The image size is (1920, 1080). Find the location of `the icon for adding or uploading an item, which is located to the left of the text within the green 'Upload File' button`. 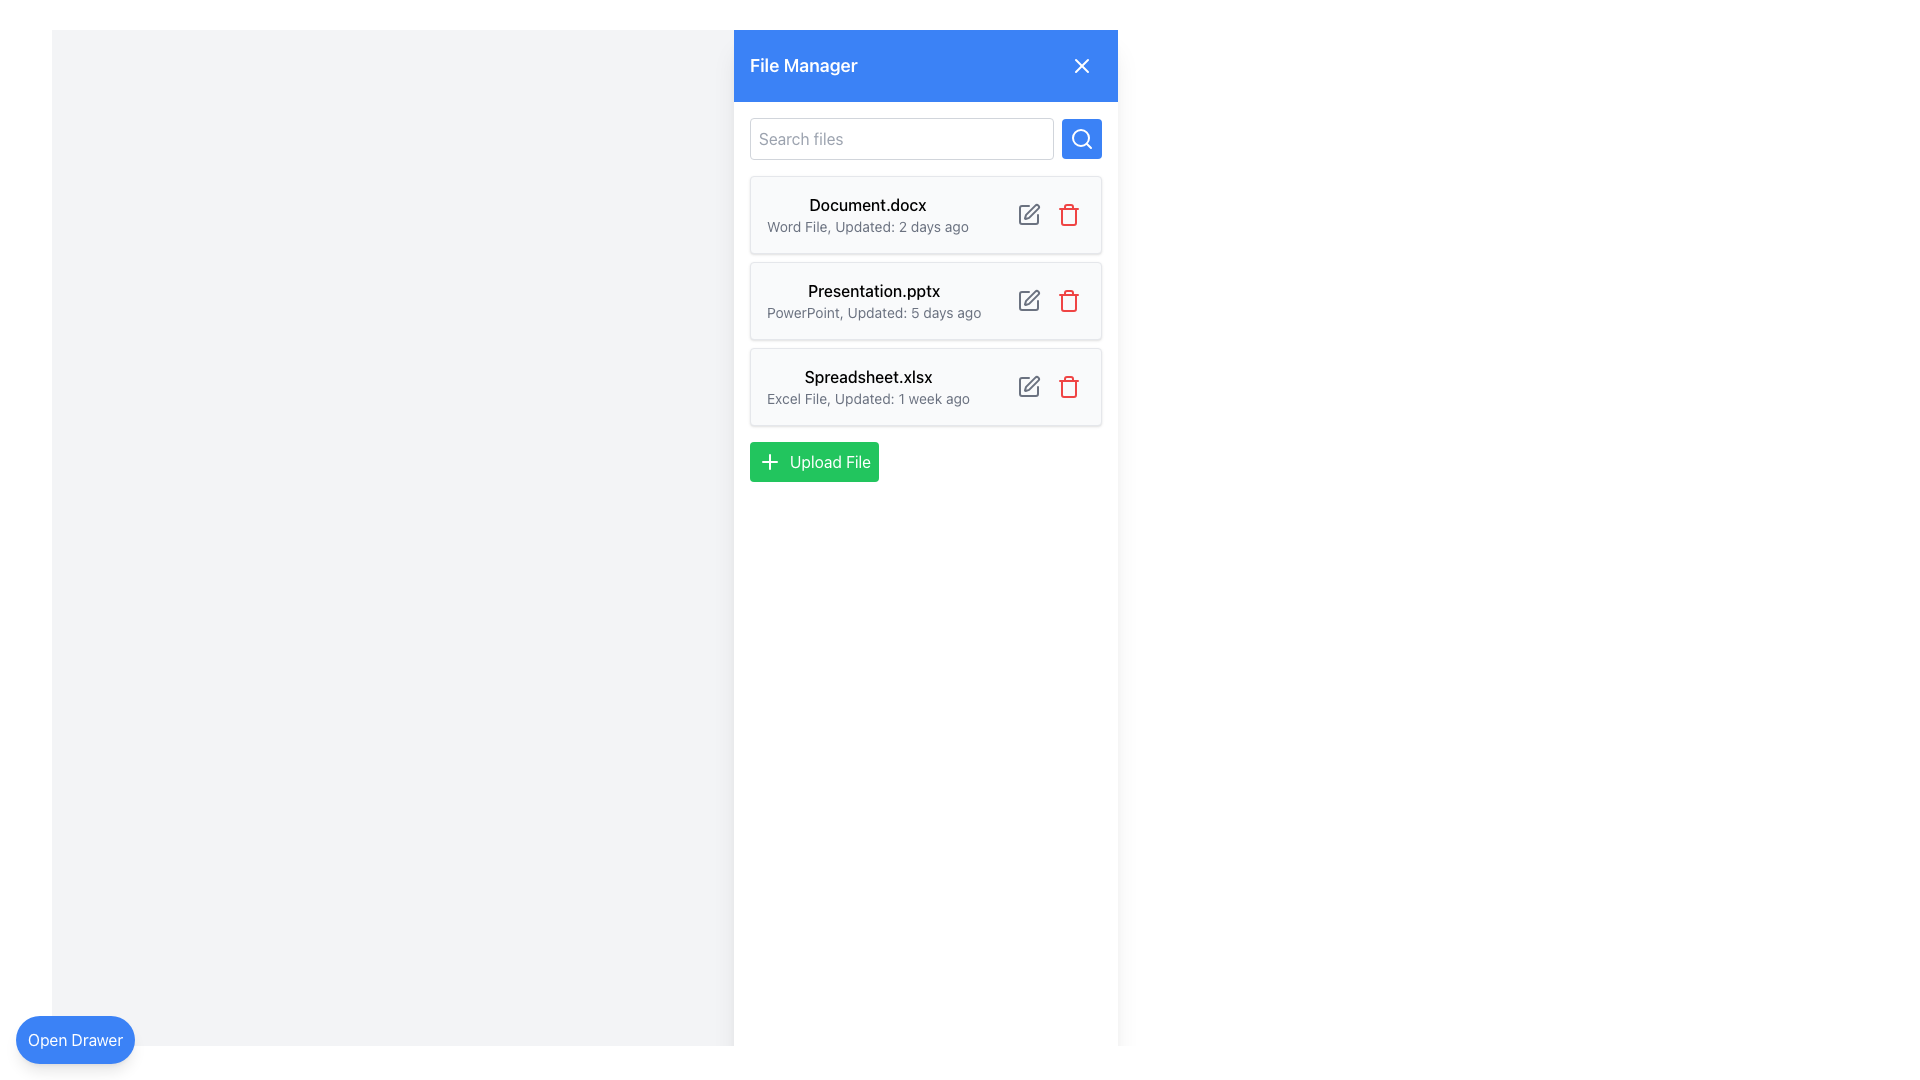

the icon for adding or uploading an item, which is located to the left of the text within the green 'Upload File' button is located at coordinates (768, 462).